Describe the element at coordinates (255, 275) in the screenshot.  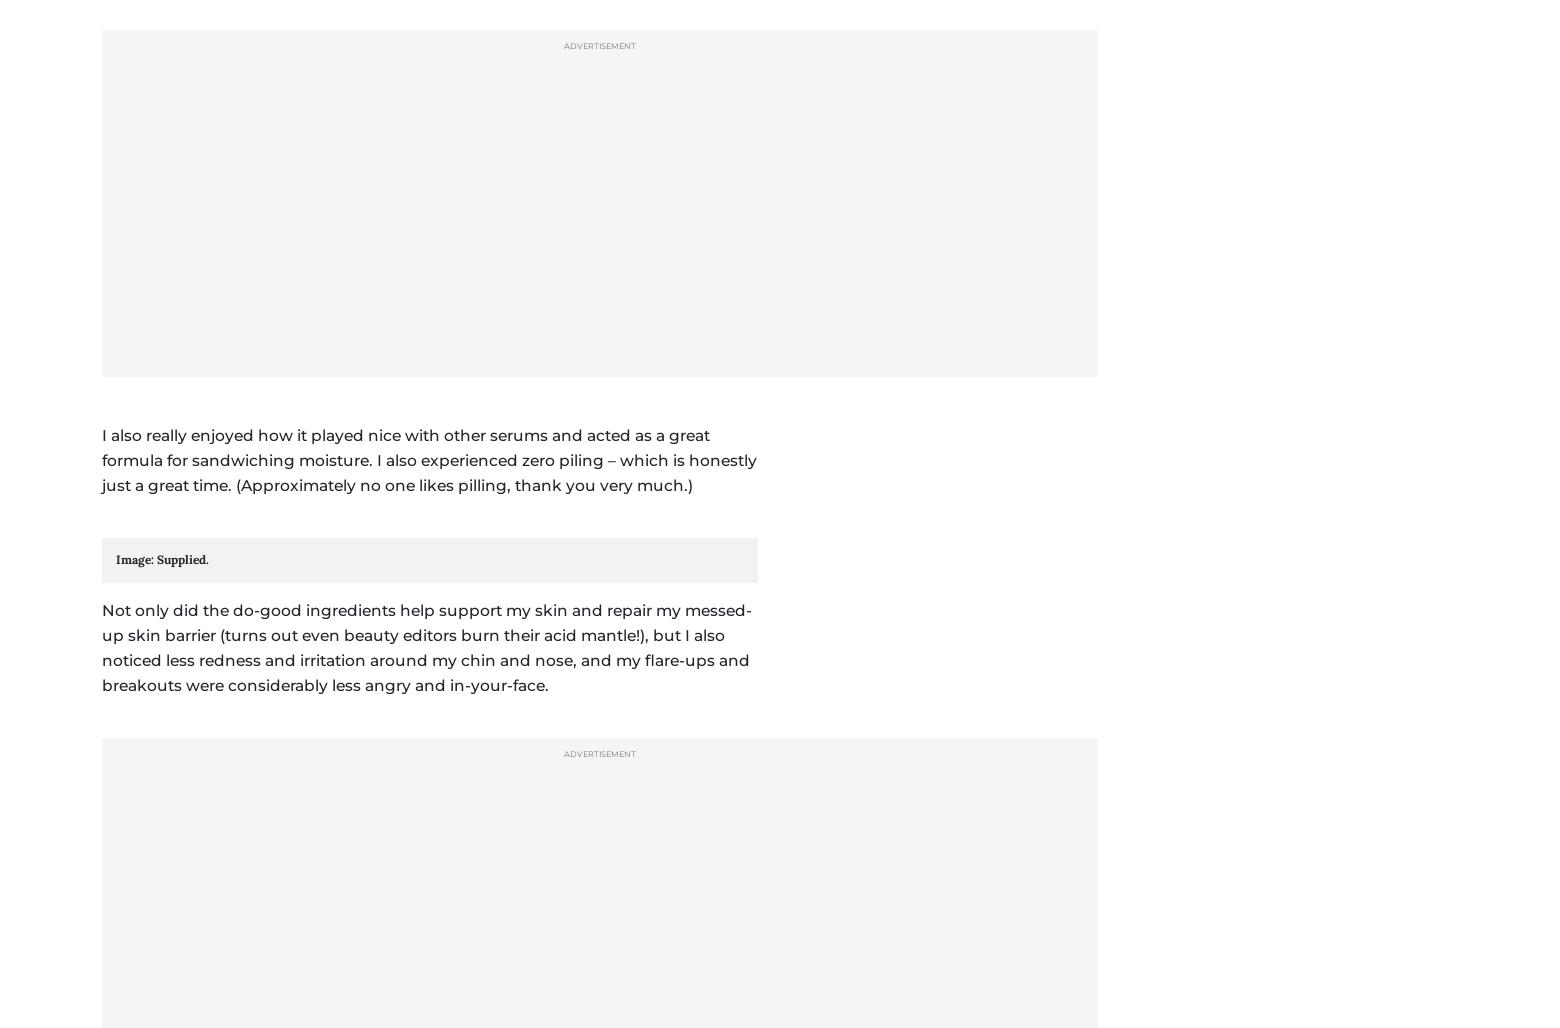
I see `'Feature image: Supplied/Erin Docherty.'` at that location.